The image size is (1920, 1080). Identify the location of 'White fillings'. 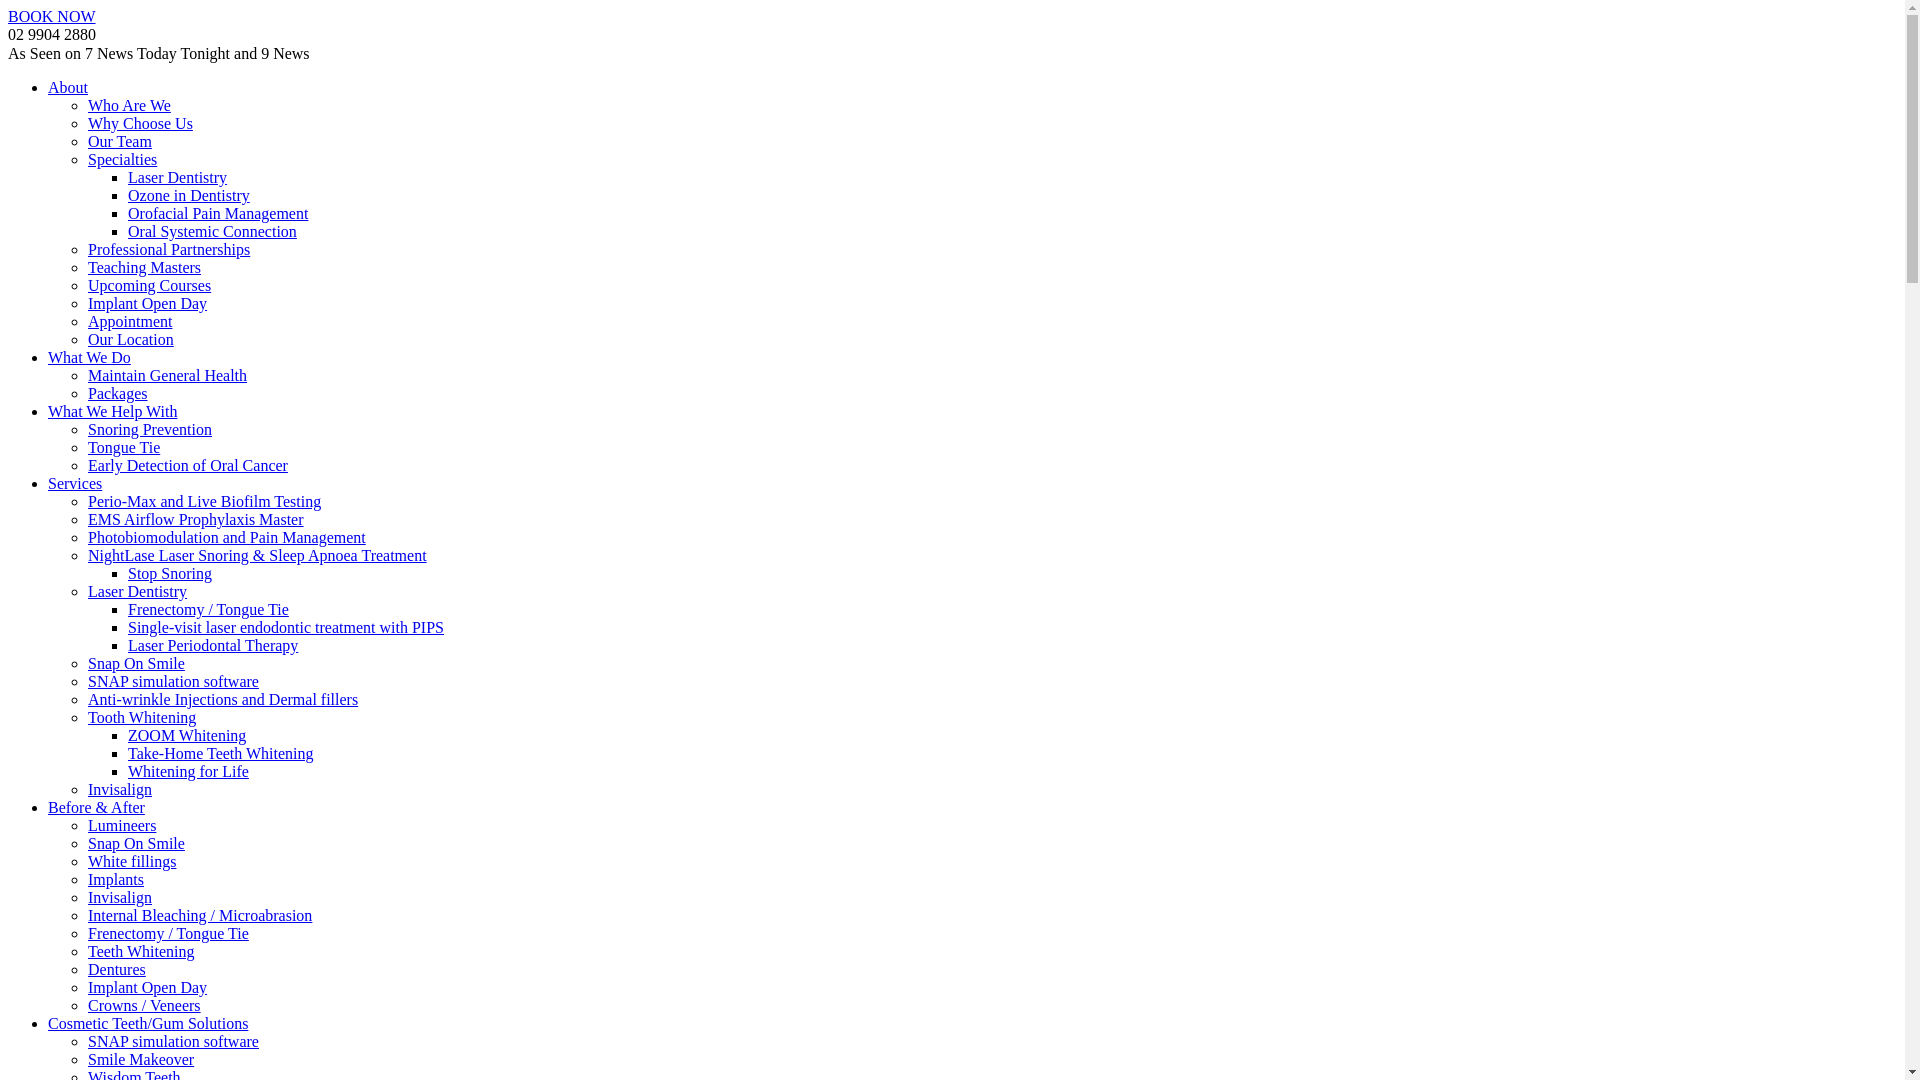
(130, 860).